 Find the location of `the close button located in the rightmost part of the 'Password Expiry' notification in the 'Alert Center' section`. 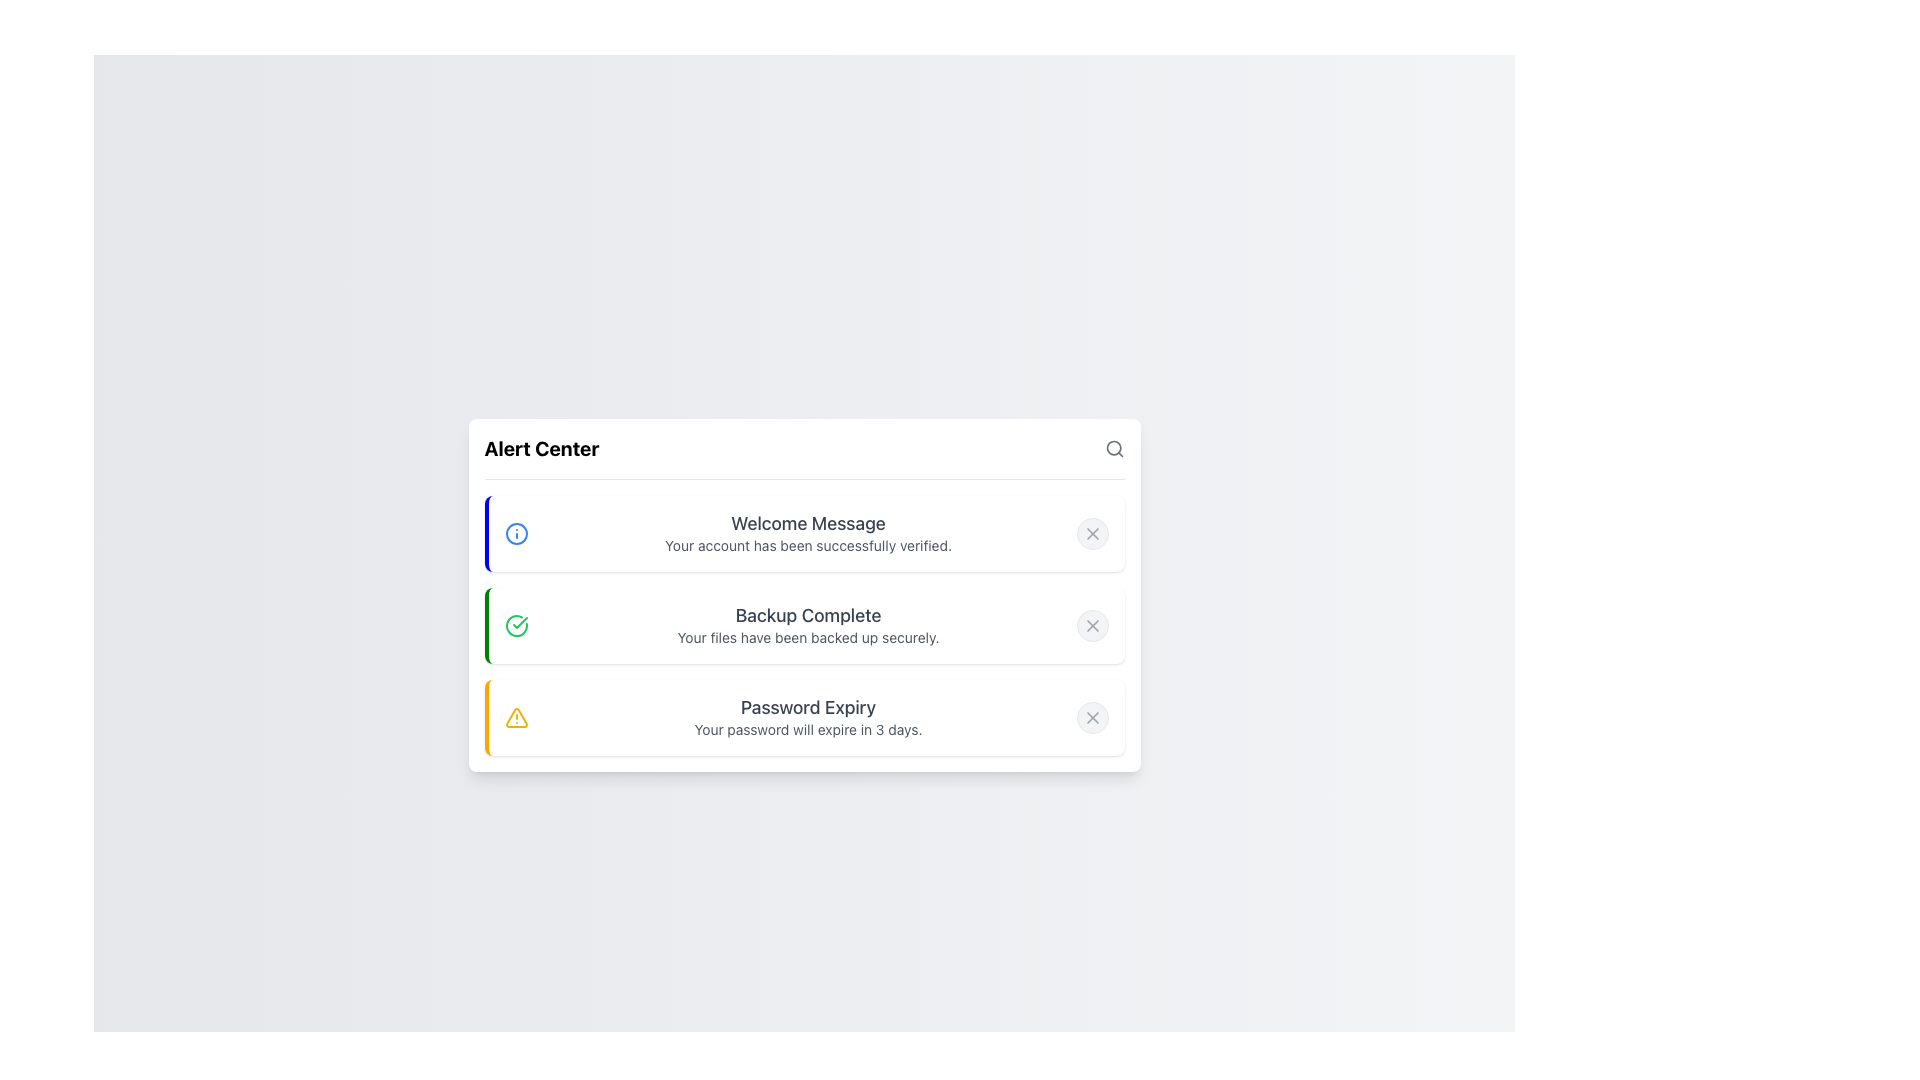

the close button located in the rightmost part of the 'Password Expiry' notification in the 'Alert Center' section is located at coordinates (1091, 716).